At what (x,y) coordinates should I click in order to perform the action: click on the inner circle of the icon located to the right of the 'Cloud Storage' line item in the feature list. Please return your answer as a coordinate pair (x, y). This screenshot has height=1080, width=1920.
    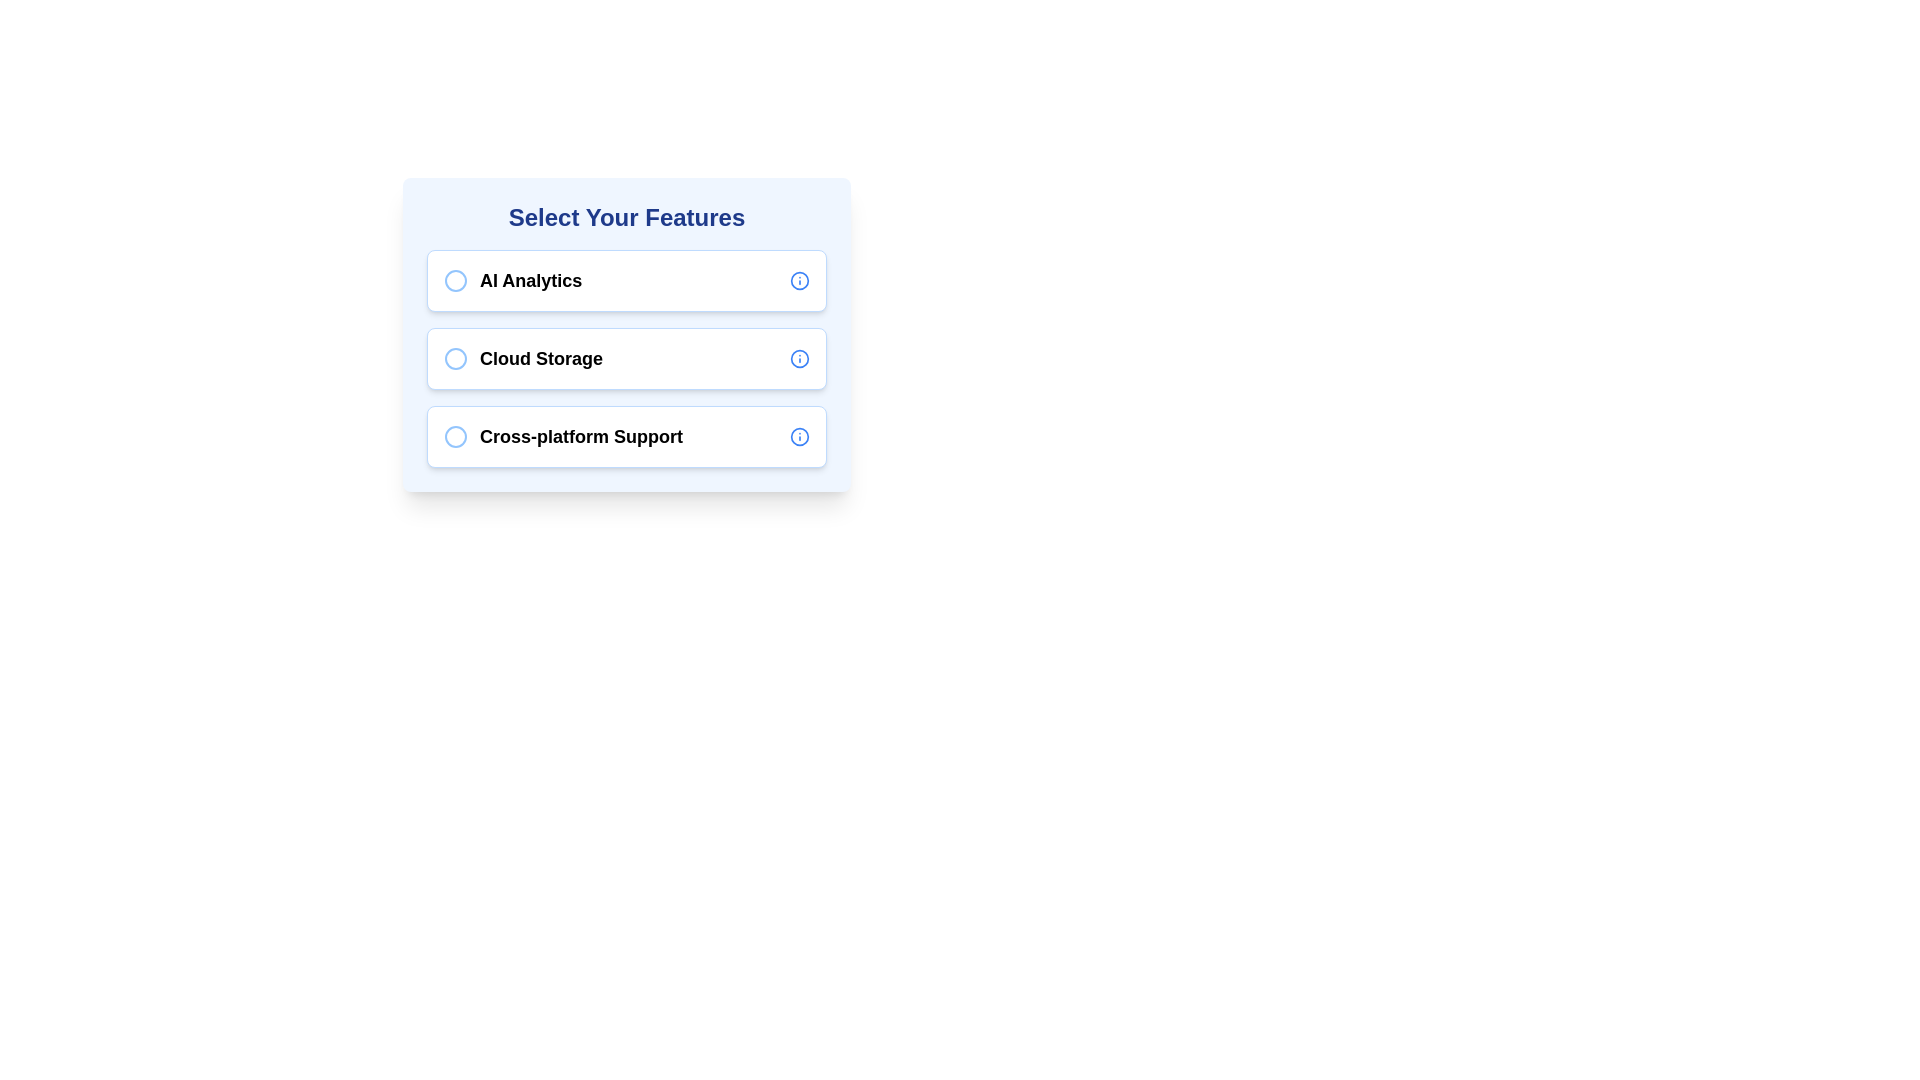
    Looking at the image, I should click on (800, 357).